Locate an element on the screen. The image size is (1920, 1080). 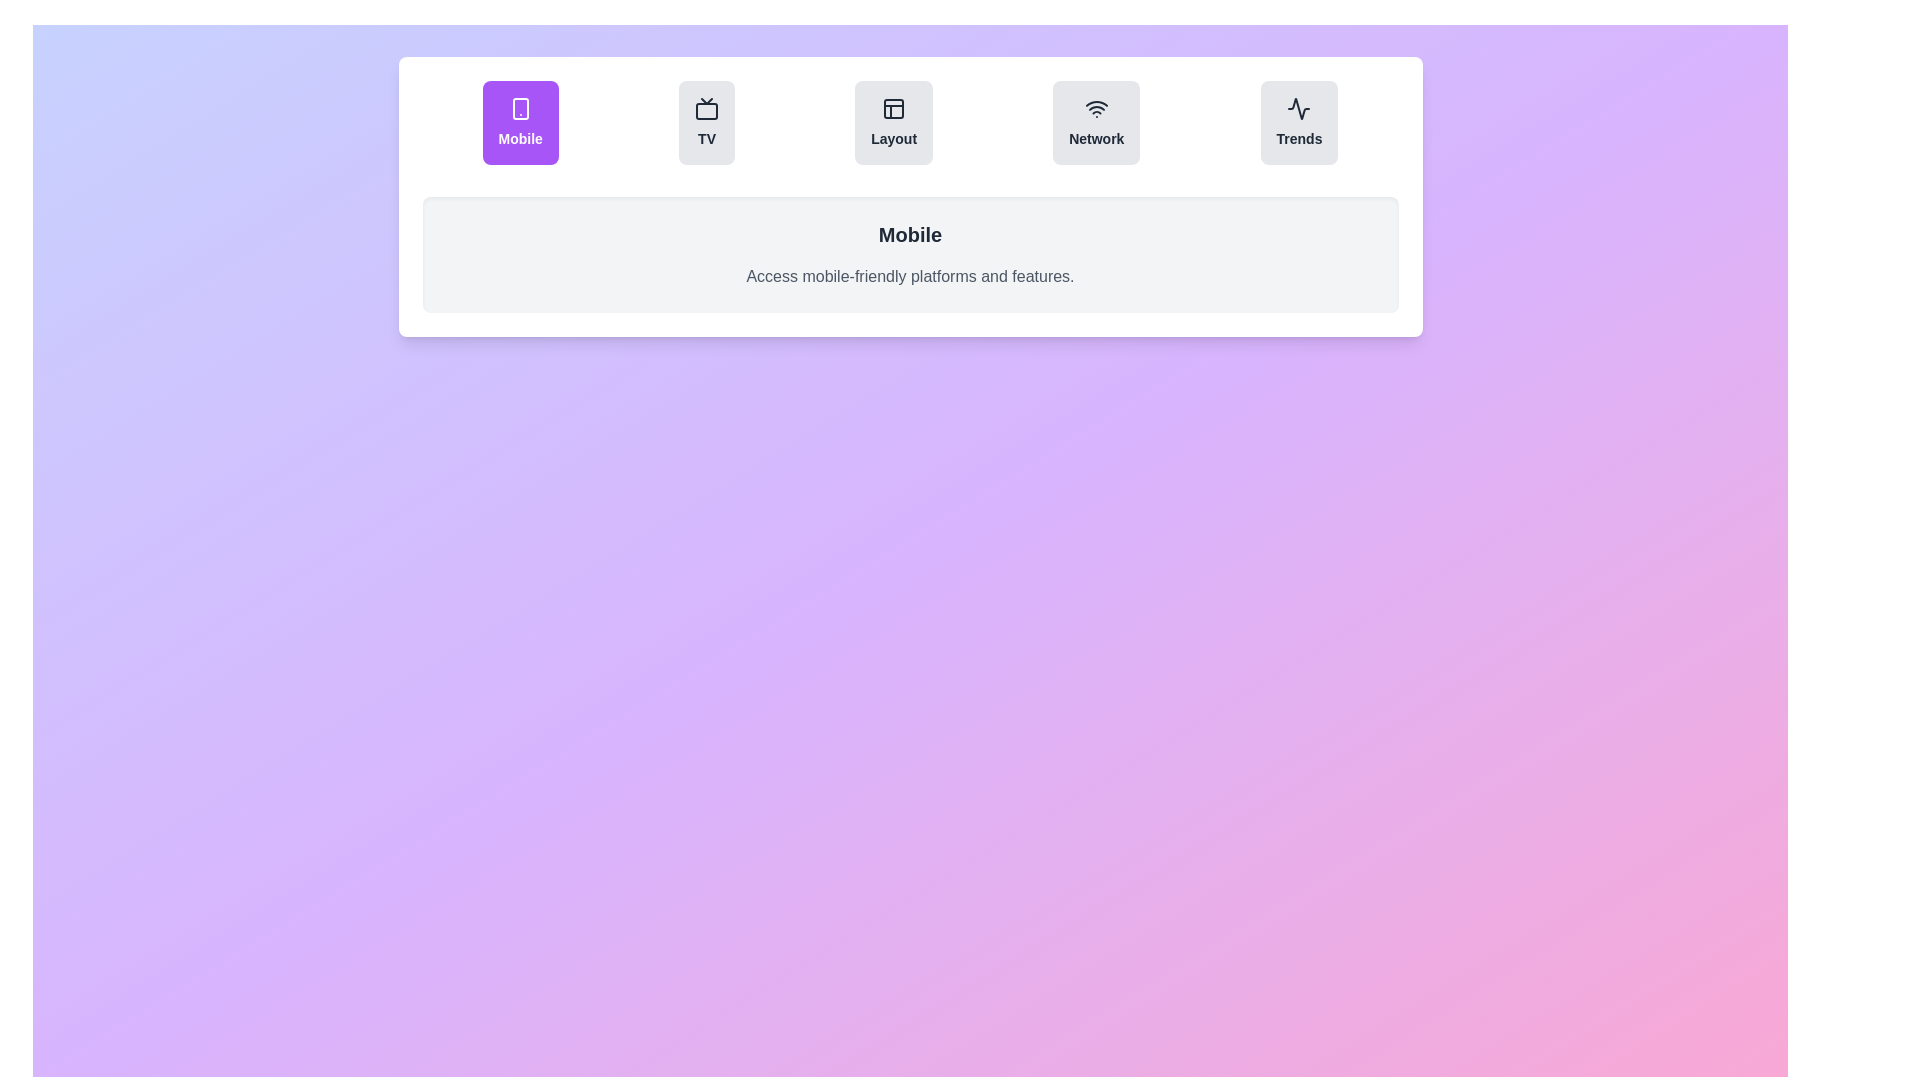
the 'Network' button which contains the network icon, located in the top navigation bar between 'Layout' and 'Trends' is located at coordinates (1095, 108).